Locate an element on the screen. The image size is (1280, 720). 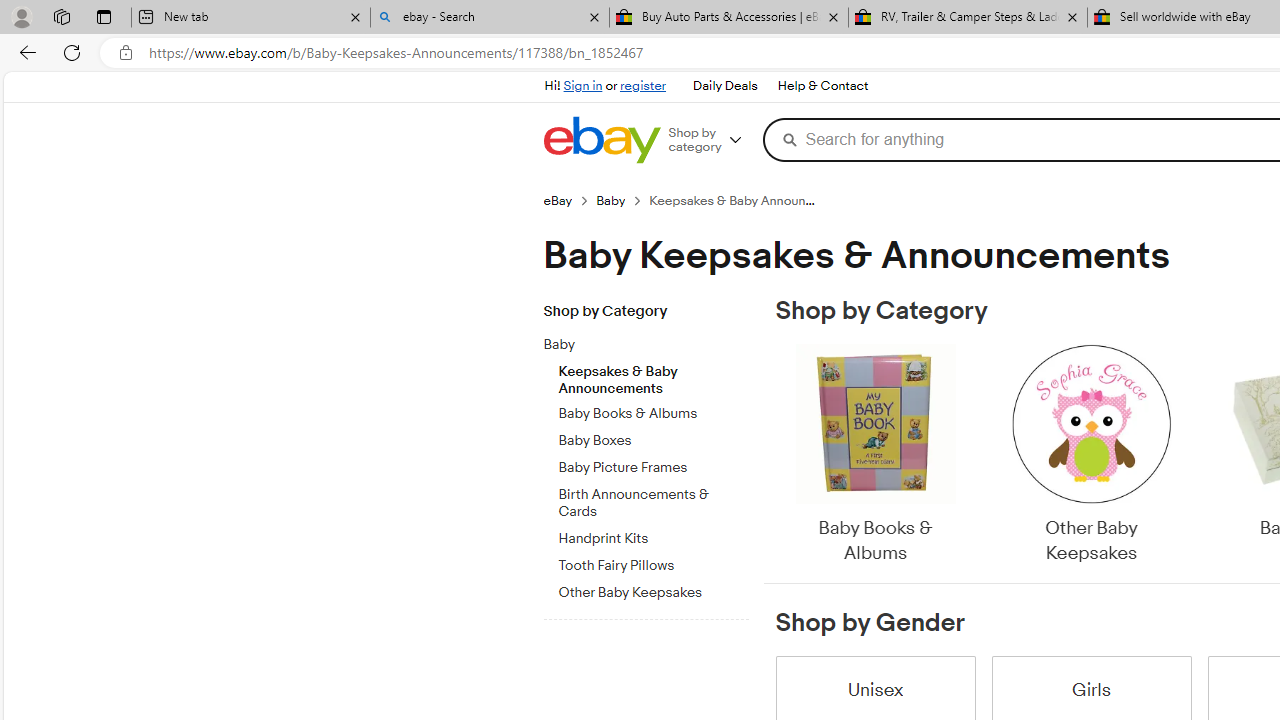
'Birth Announcements & Cards' is located at coordinates (653, 499).